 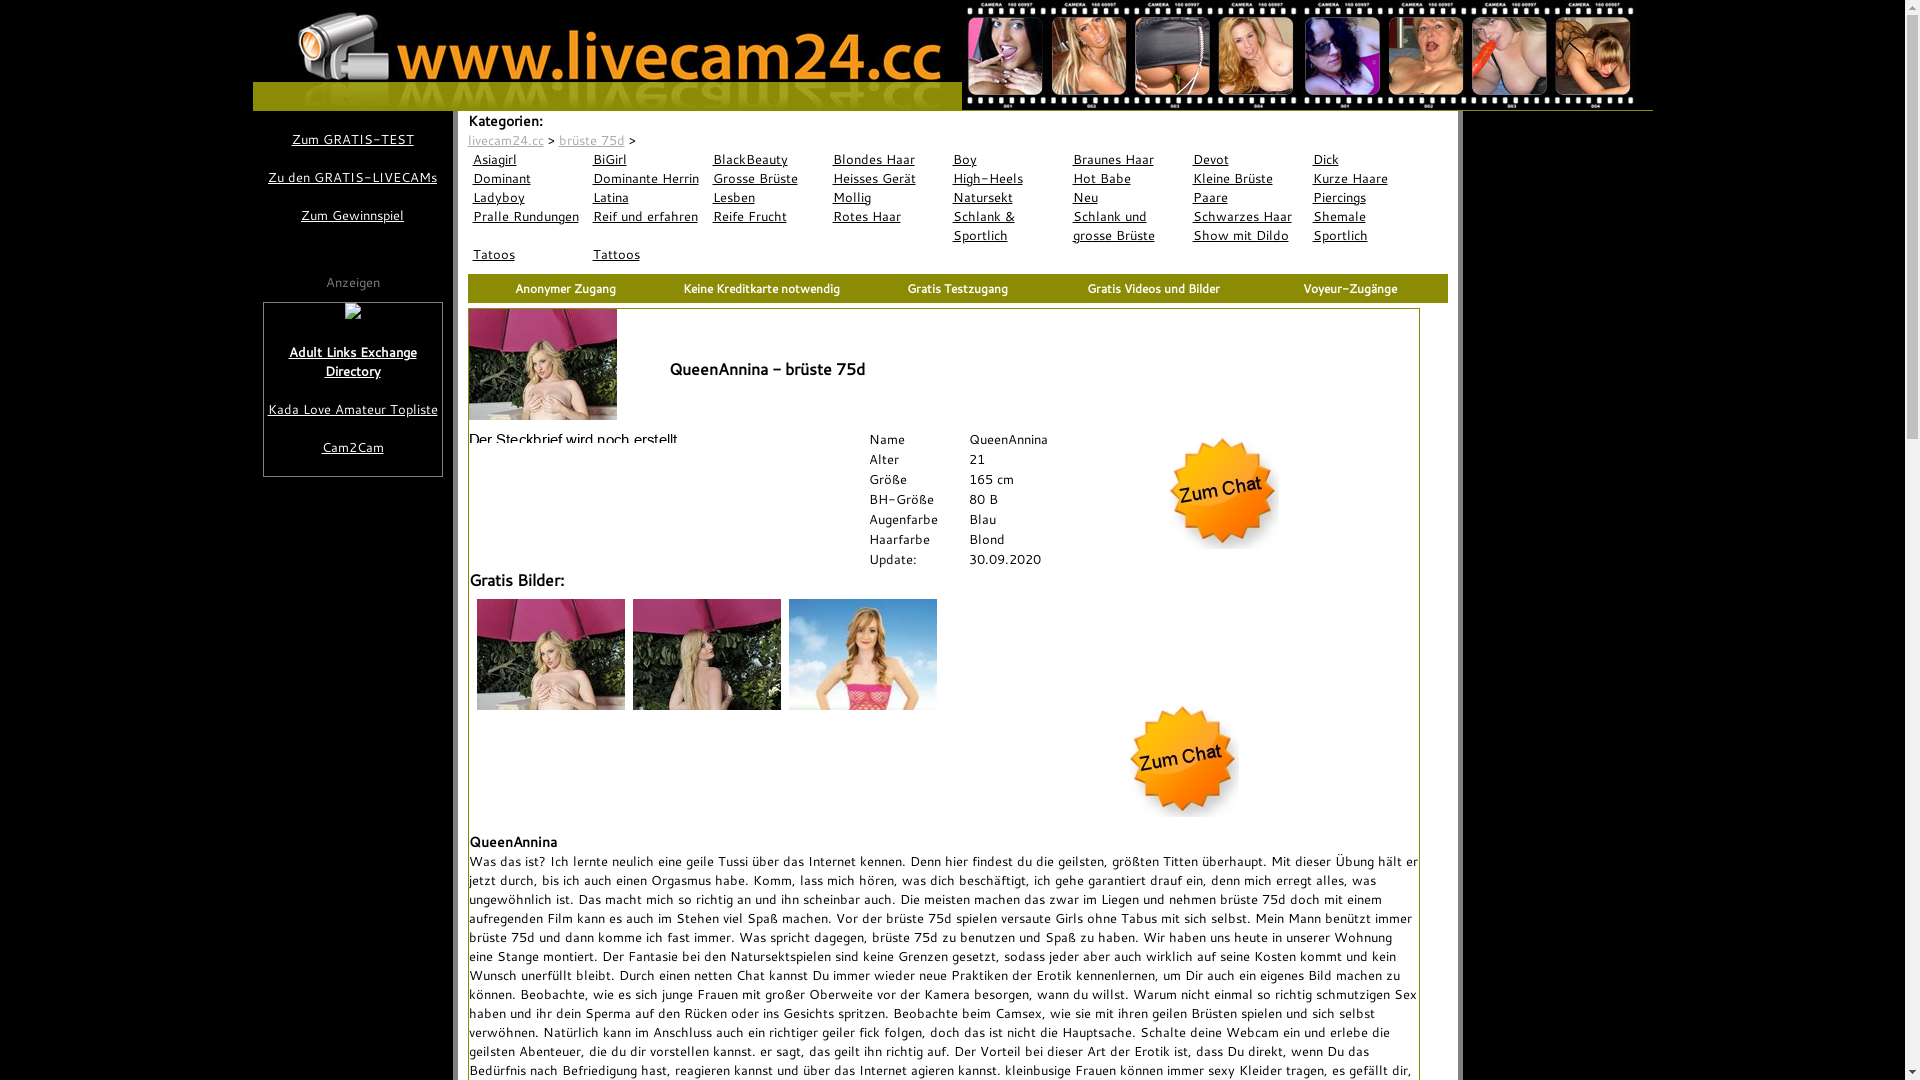 I want to click on 'Paare', so click(x=1247, y=197).